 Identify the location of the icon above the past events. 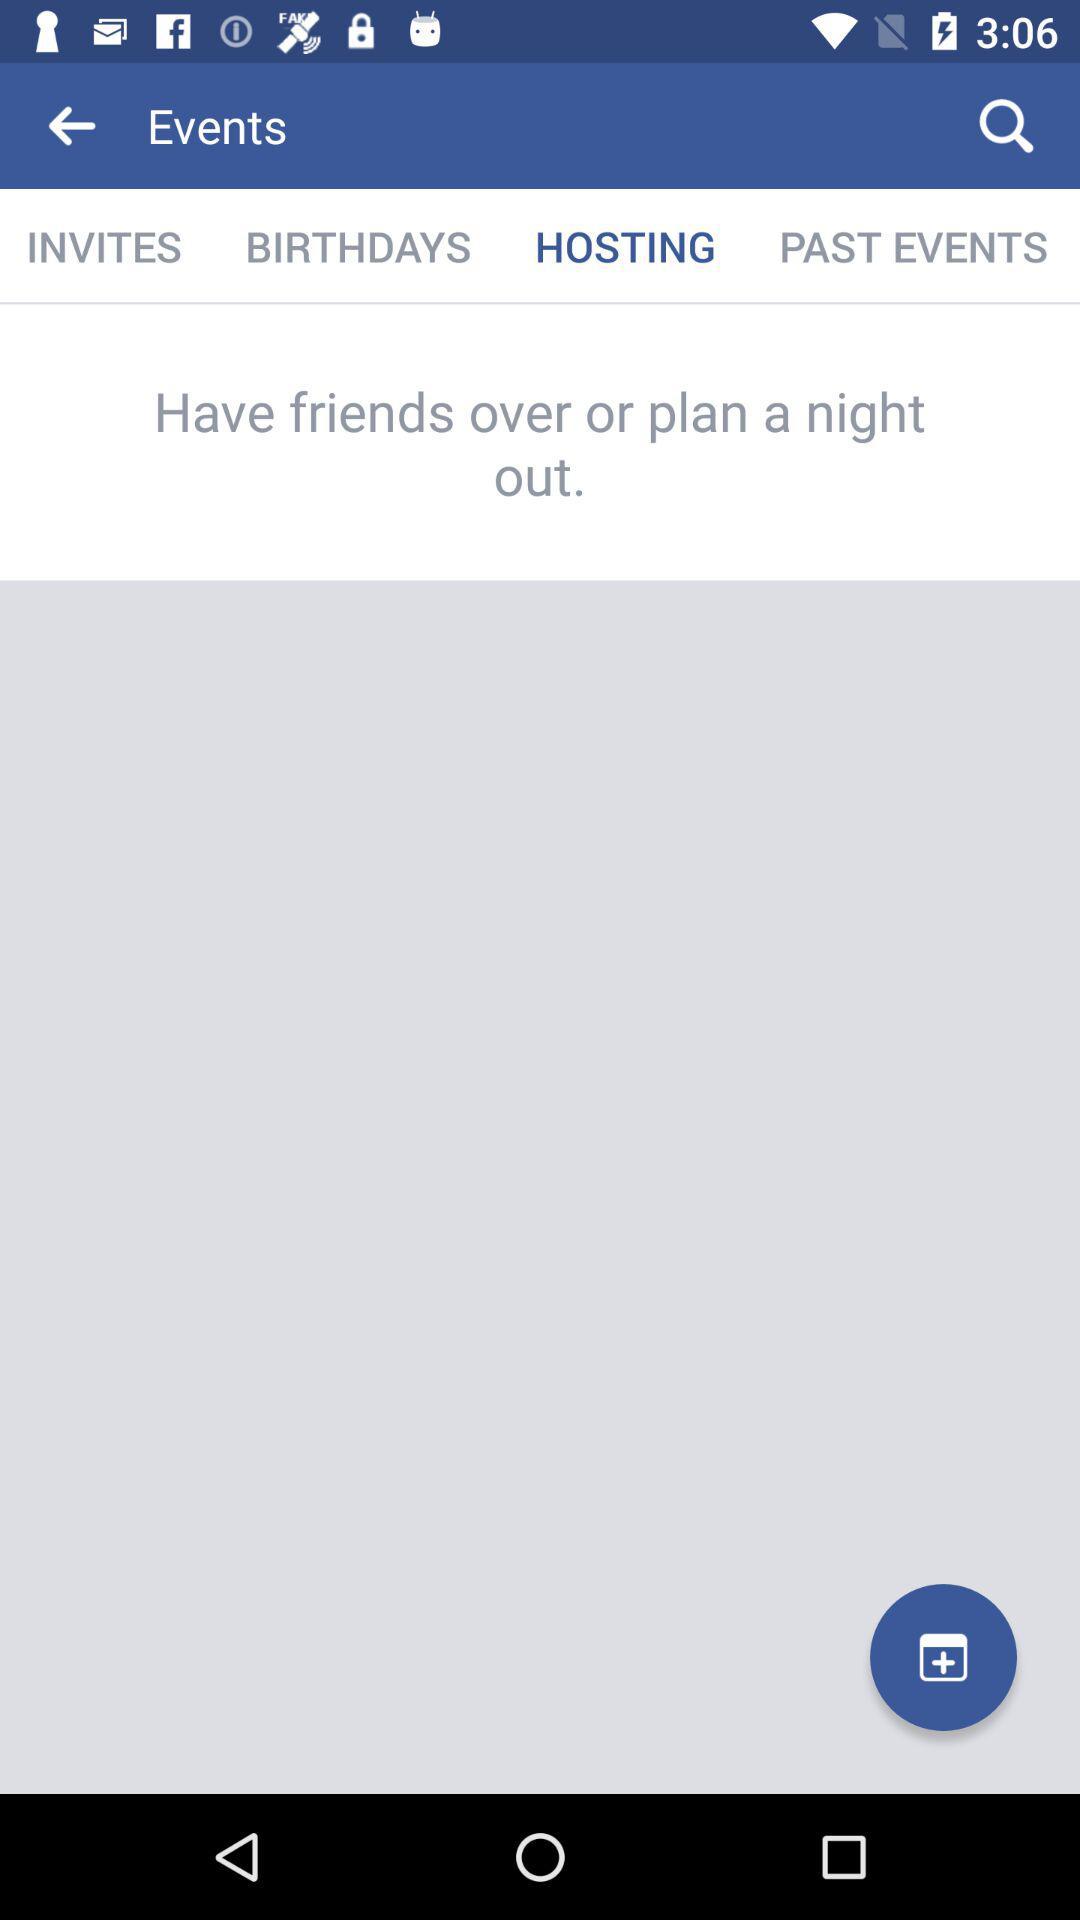
(1006, 124).